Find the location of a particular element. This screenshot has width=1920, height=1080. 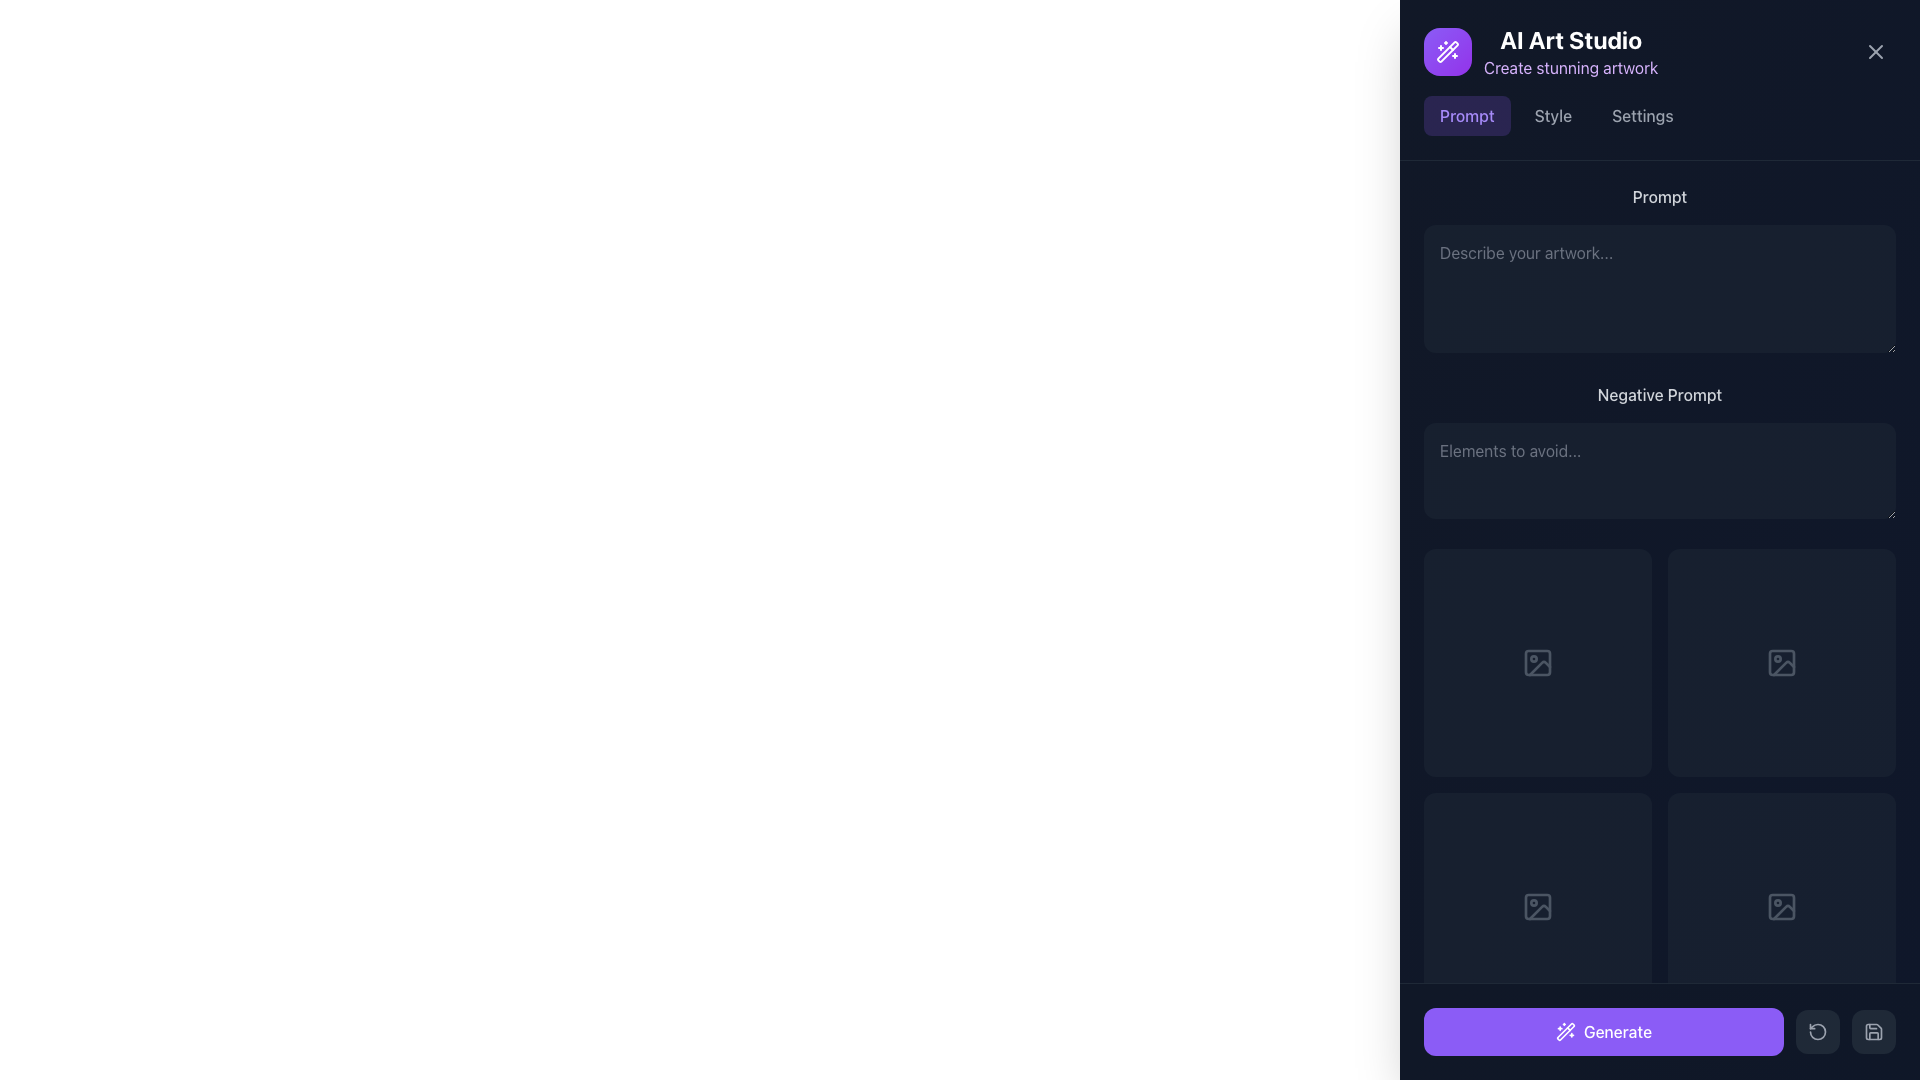

the small gray picture frame icon, which features a circular design and a mountain illustration, from its position in the bottom right corner of the grid is located at coordinates (1536, 906).